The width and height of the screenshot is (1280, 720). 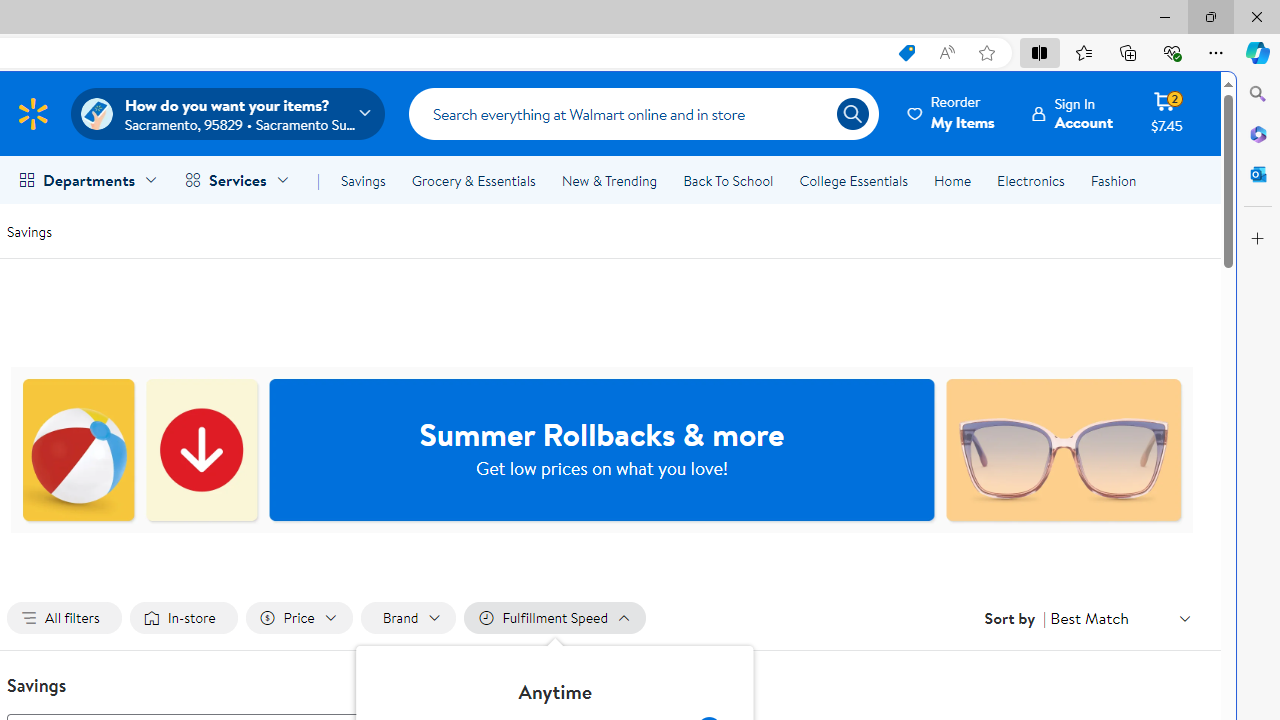 What do you see at coordinates (852, 114) in the screenshot?
I see `'Search icon'` at bounding box center [852, 114].